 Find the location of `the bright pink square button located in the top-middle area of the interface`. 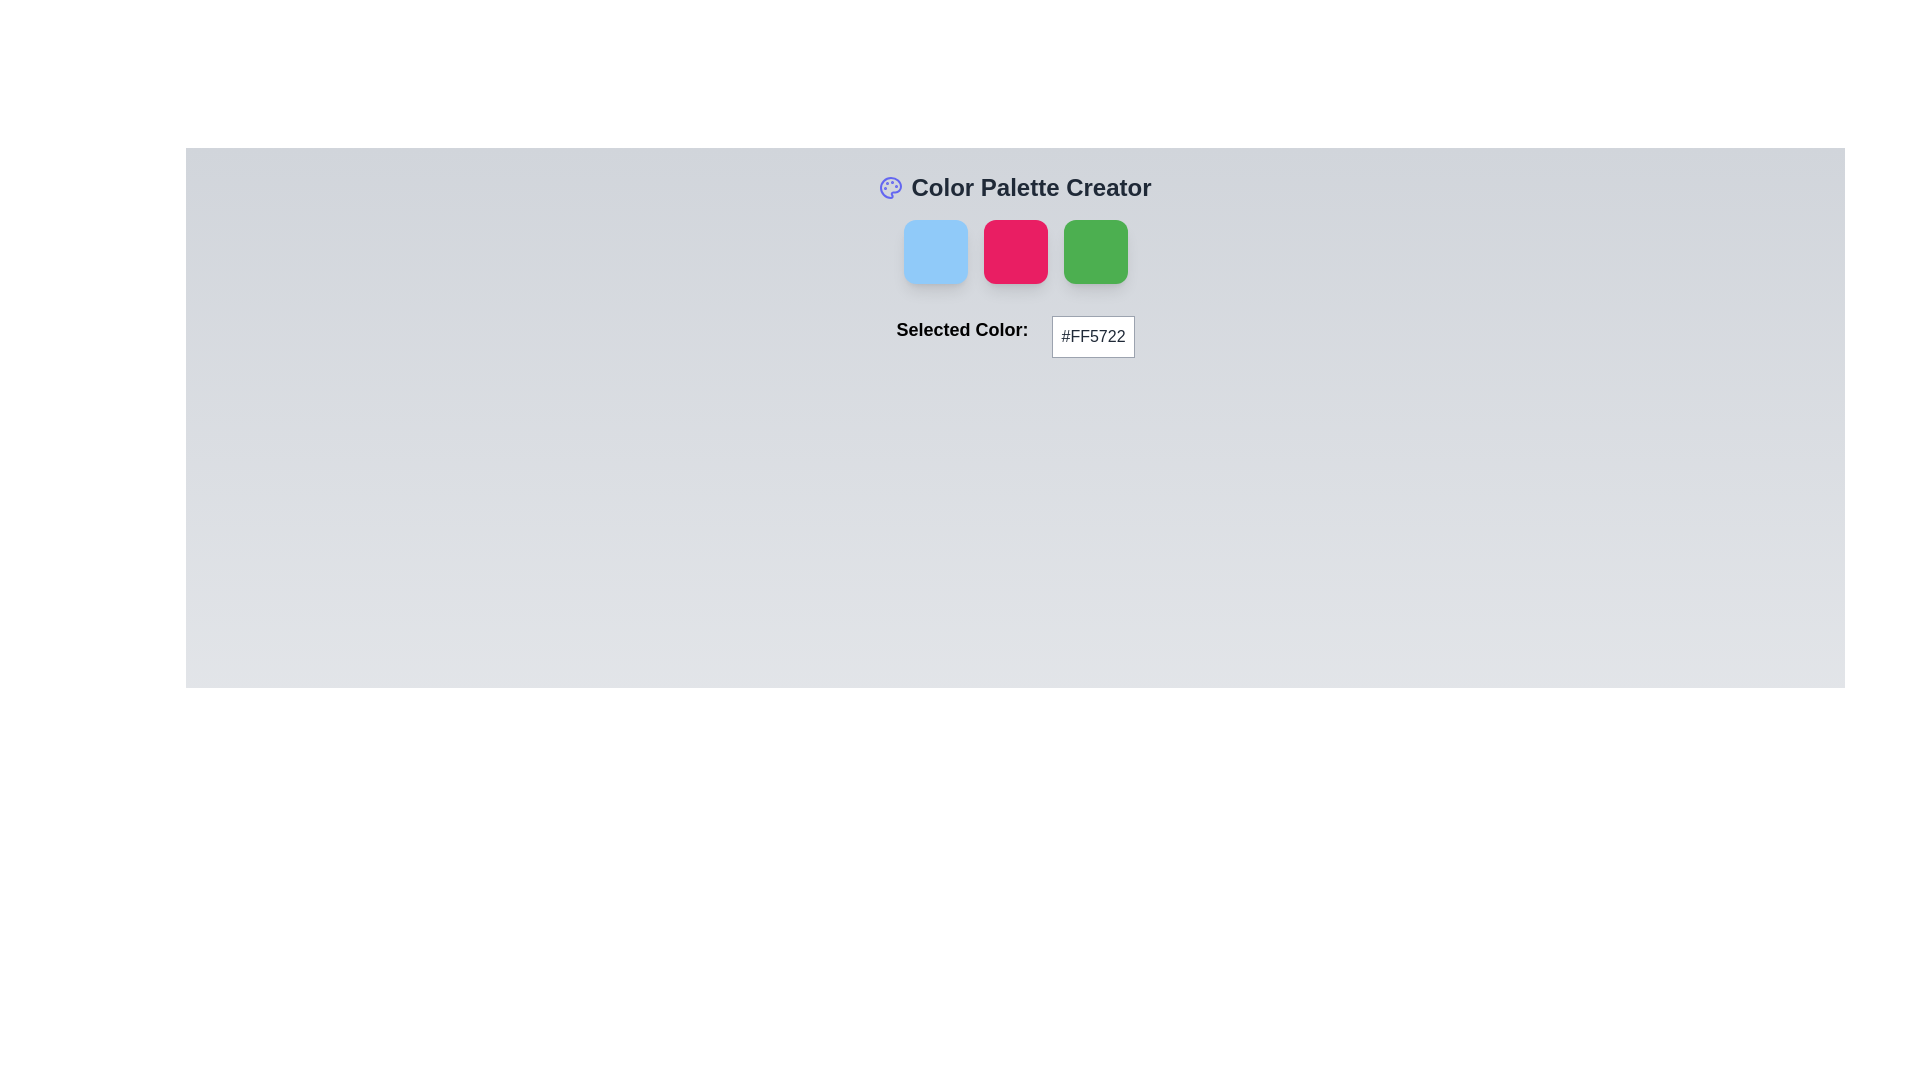

the bright pink square button located in the top-middle area of the interface is located at coordinates (1015, 250).